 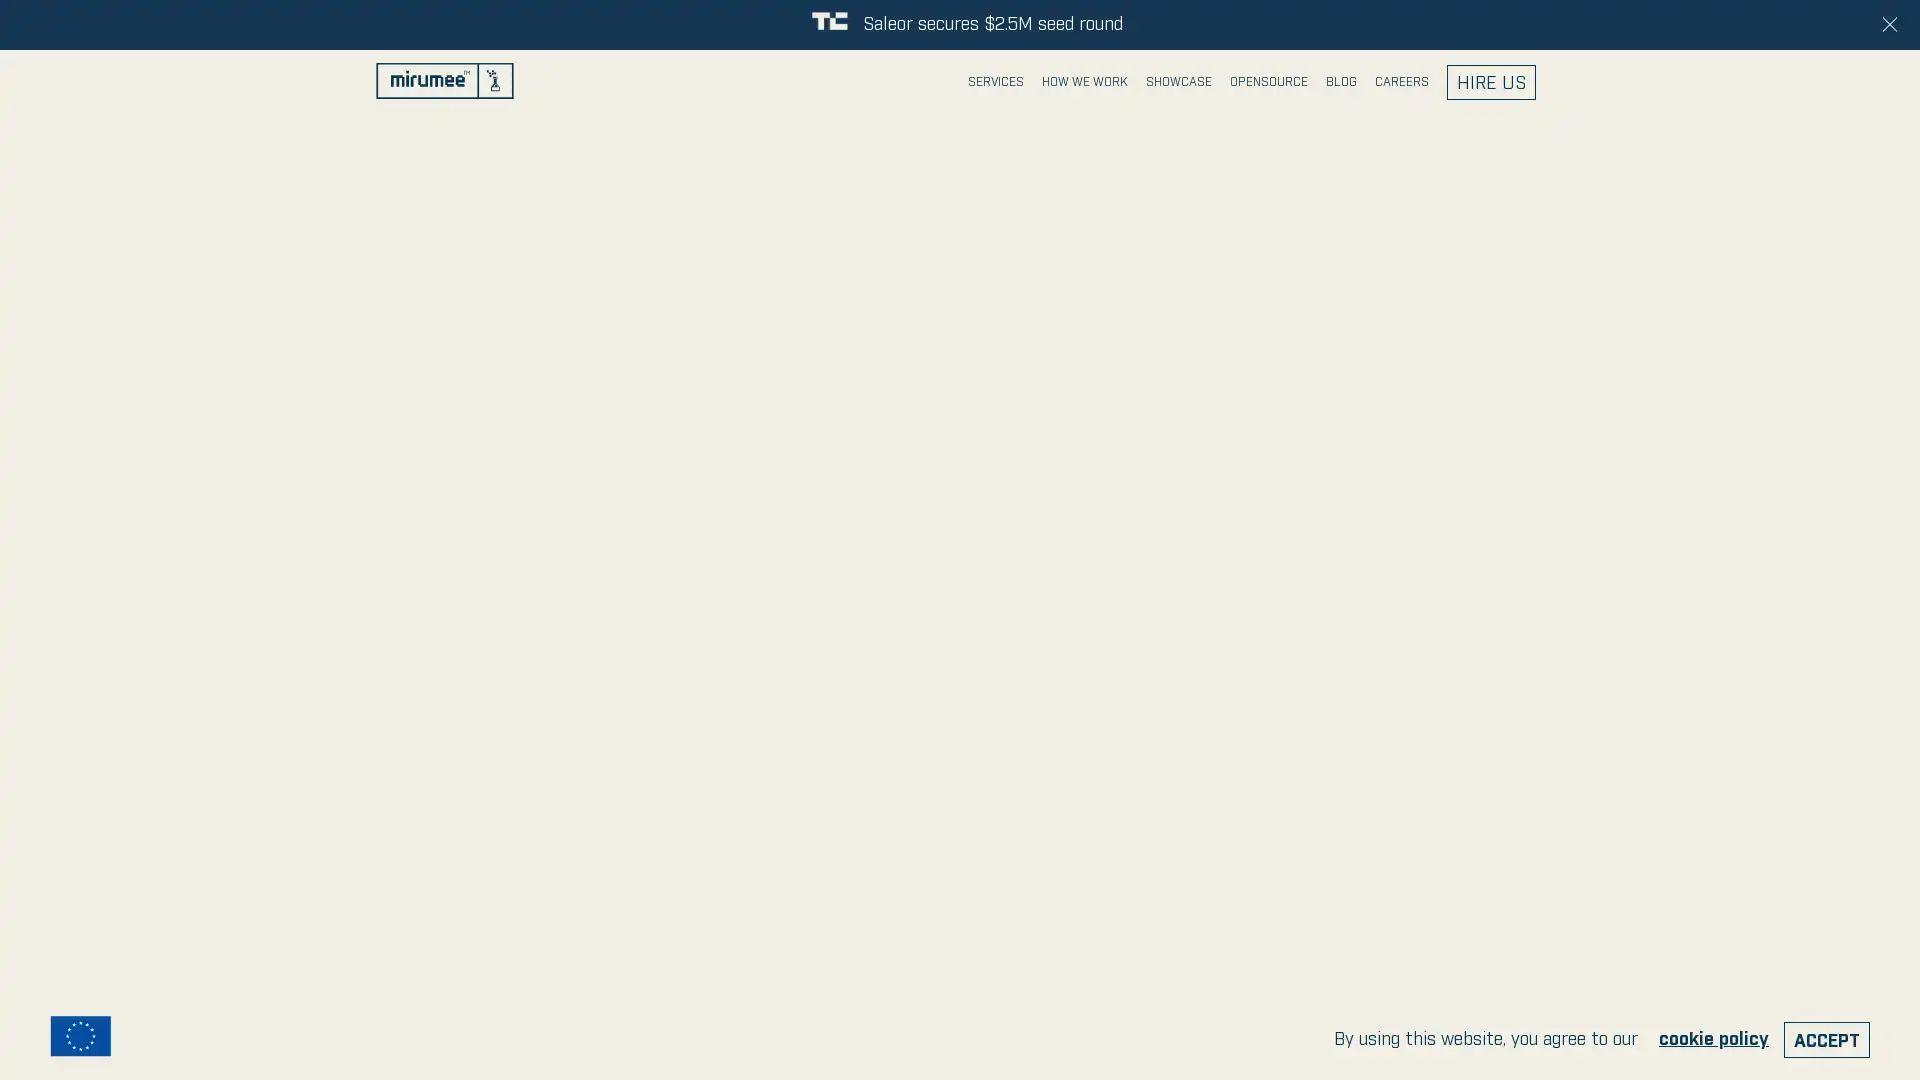 I want to click on send, so click(x=651, y=806).